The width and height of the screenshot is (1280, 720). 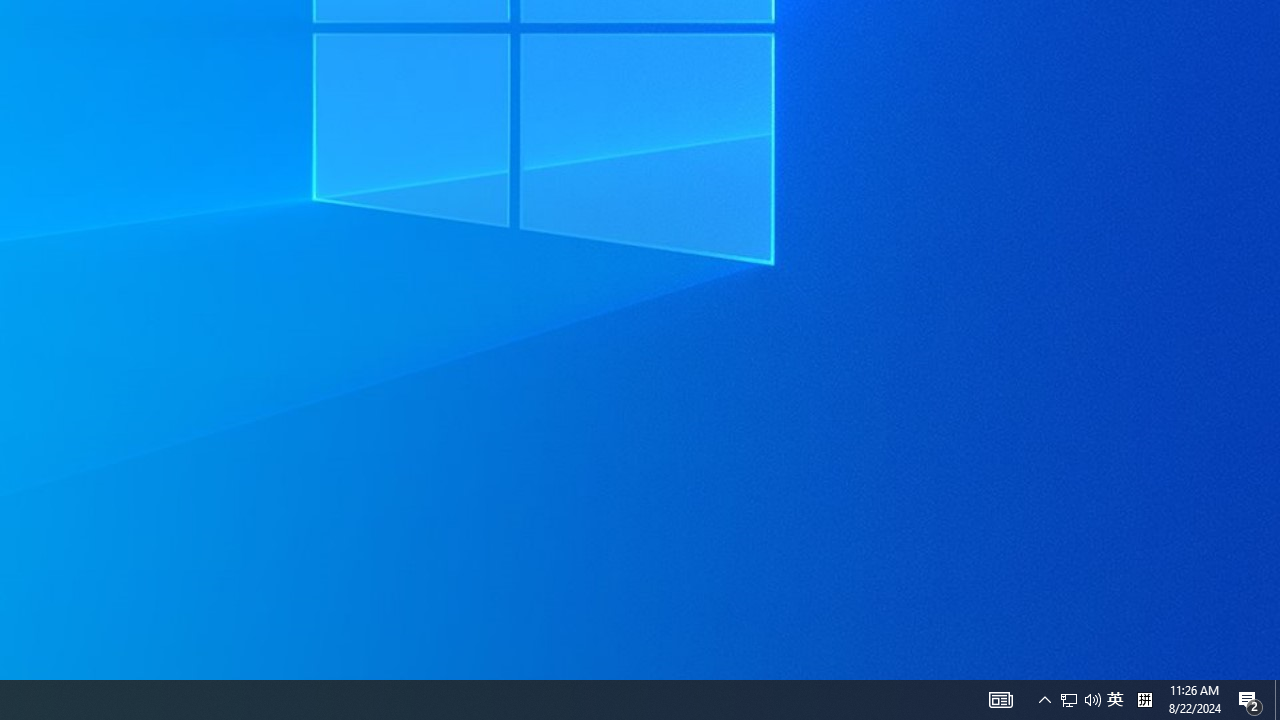 What do you see at coordinates (1068, 698) in the screenshot?
I see `'User Promoted Notification Area'` at bounding box center [1068, 698].